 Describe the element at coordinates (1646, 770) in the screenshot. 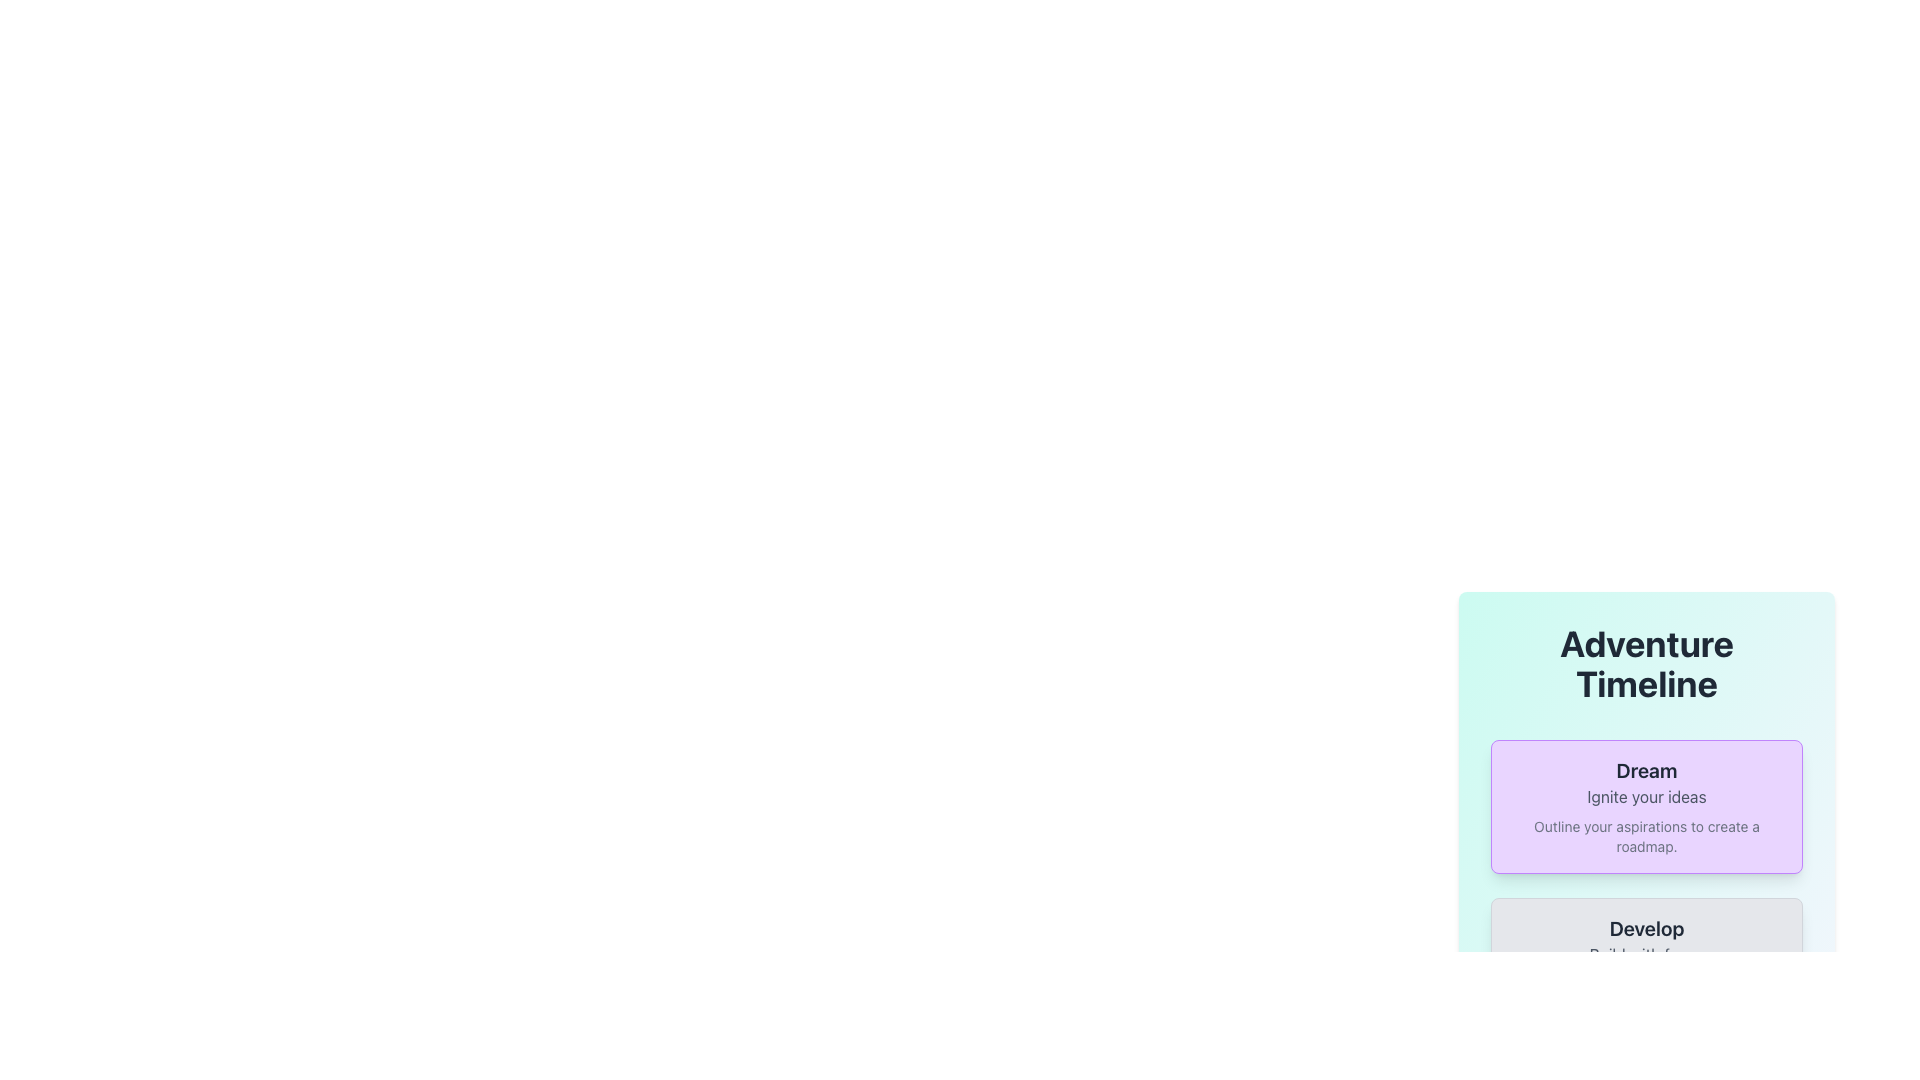

I see `text element labeled 'Dream', which is styled in bold, extra-large font and positioned at the top of a purple rectangular section` at that location.